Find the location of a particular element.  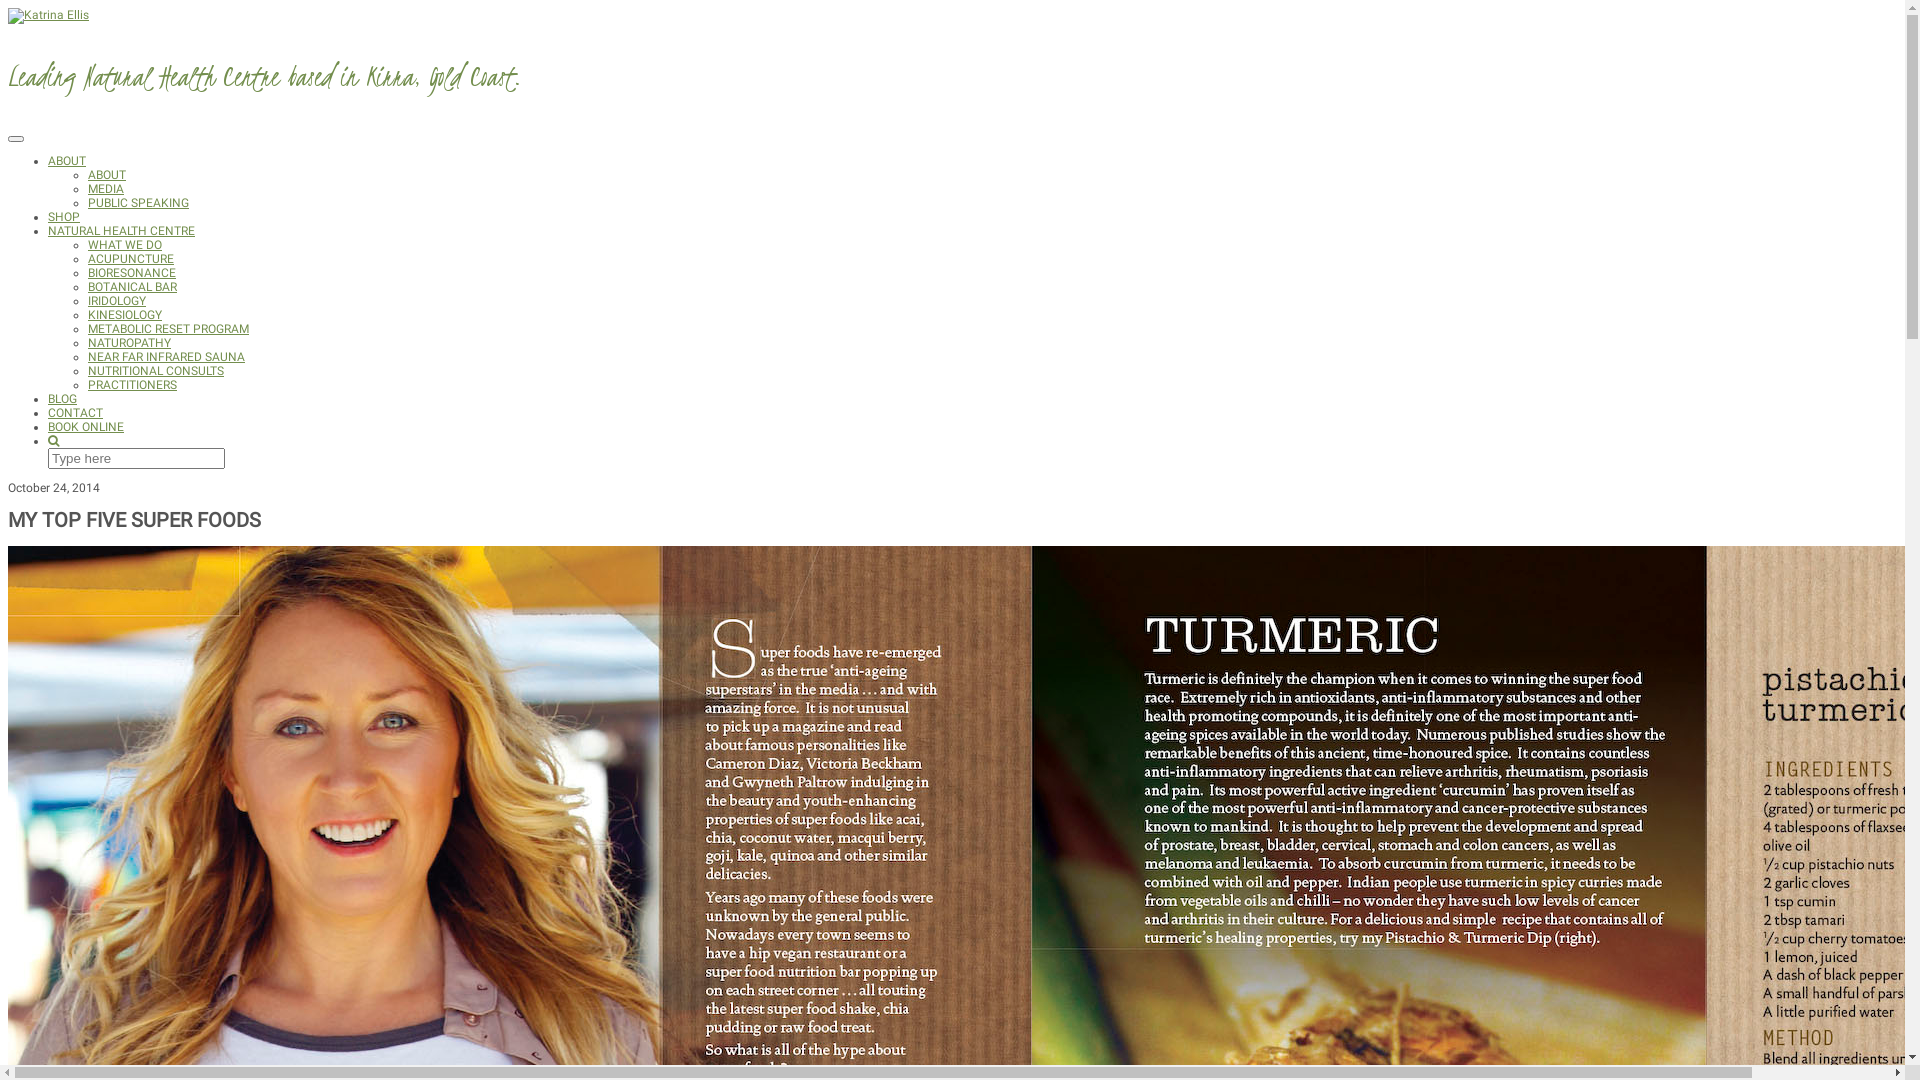

'BOTANICAL BAR' is located at coordinates (86, 286).